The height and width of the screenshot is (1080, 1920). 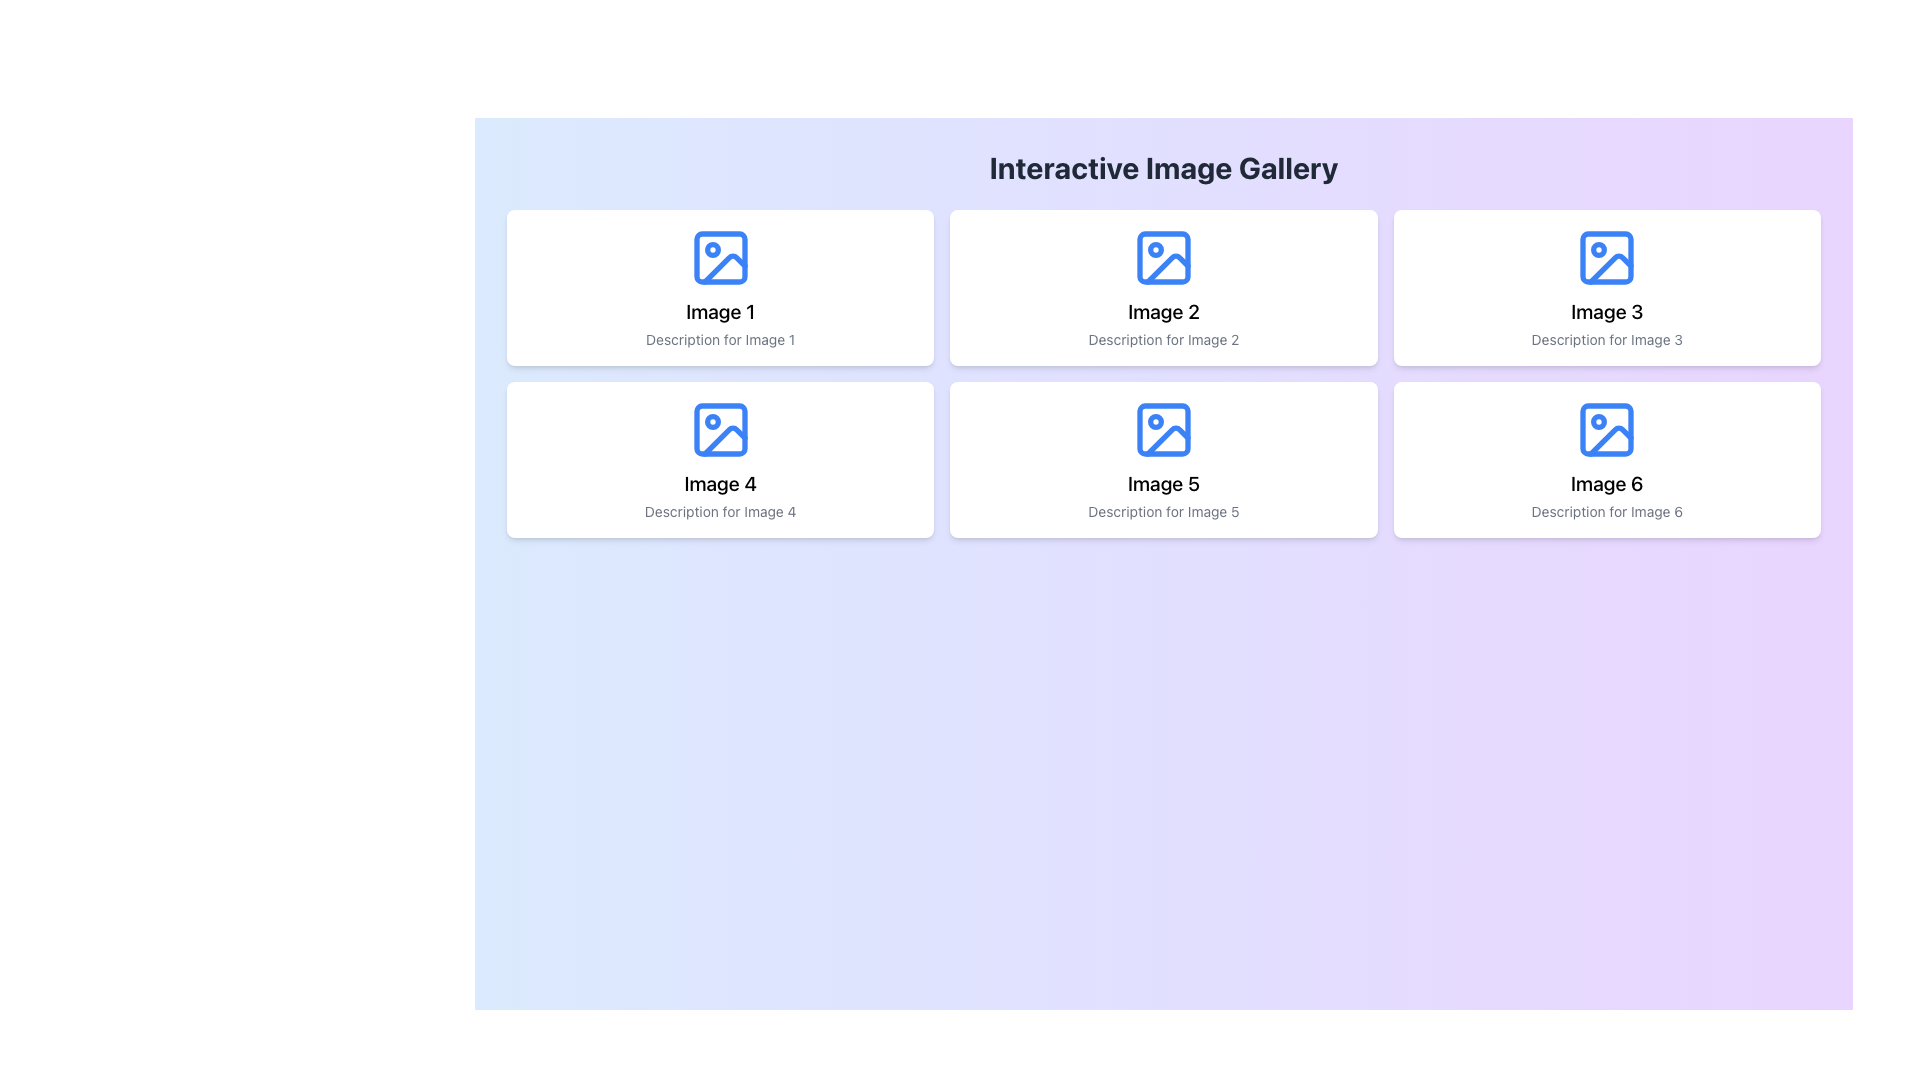 I want to click on the decorative icon representing the image or media content located at the top center of the 'Image 1' card, so click(x=720, y=257).